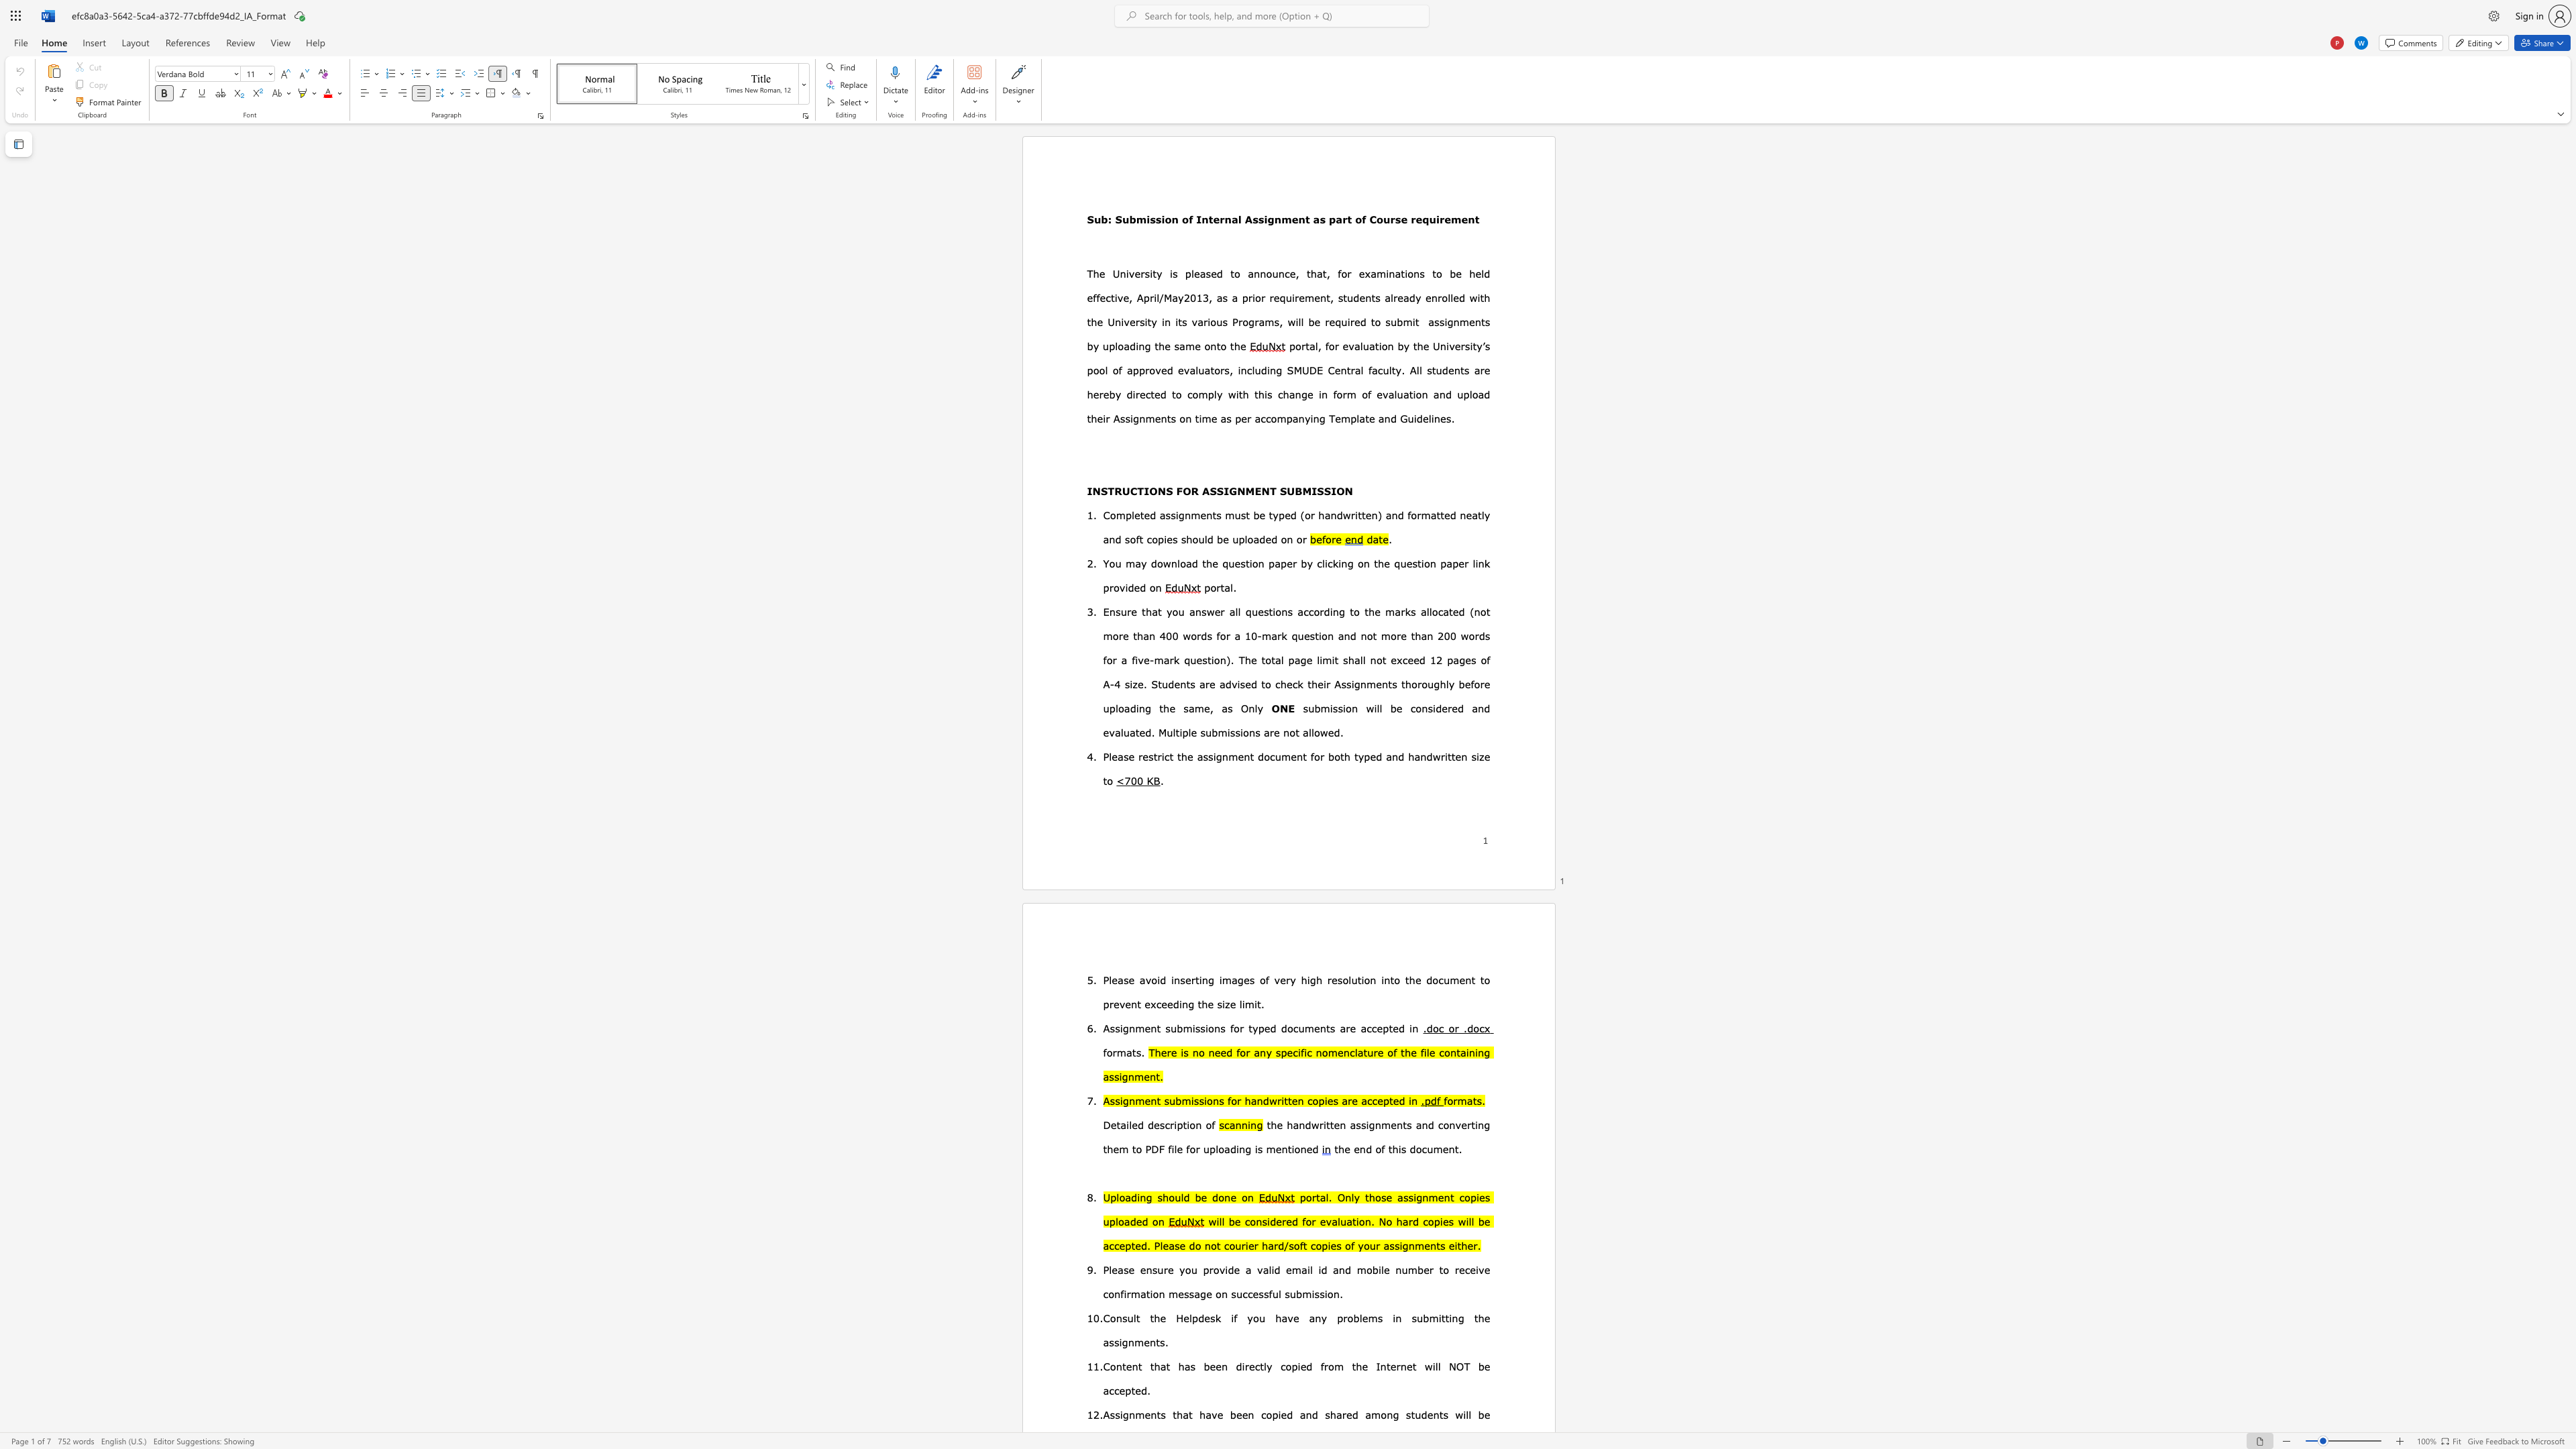  Describe the element at coordinates (1458, 1051) in the screenshot. I see `the subset text "ai" within the text "containing"` at that location.